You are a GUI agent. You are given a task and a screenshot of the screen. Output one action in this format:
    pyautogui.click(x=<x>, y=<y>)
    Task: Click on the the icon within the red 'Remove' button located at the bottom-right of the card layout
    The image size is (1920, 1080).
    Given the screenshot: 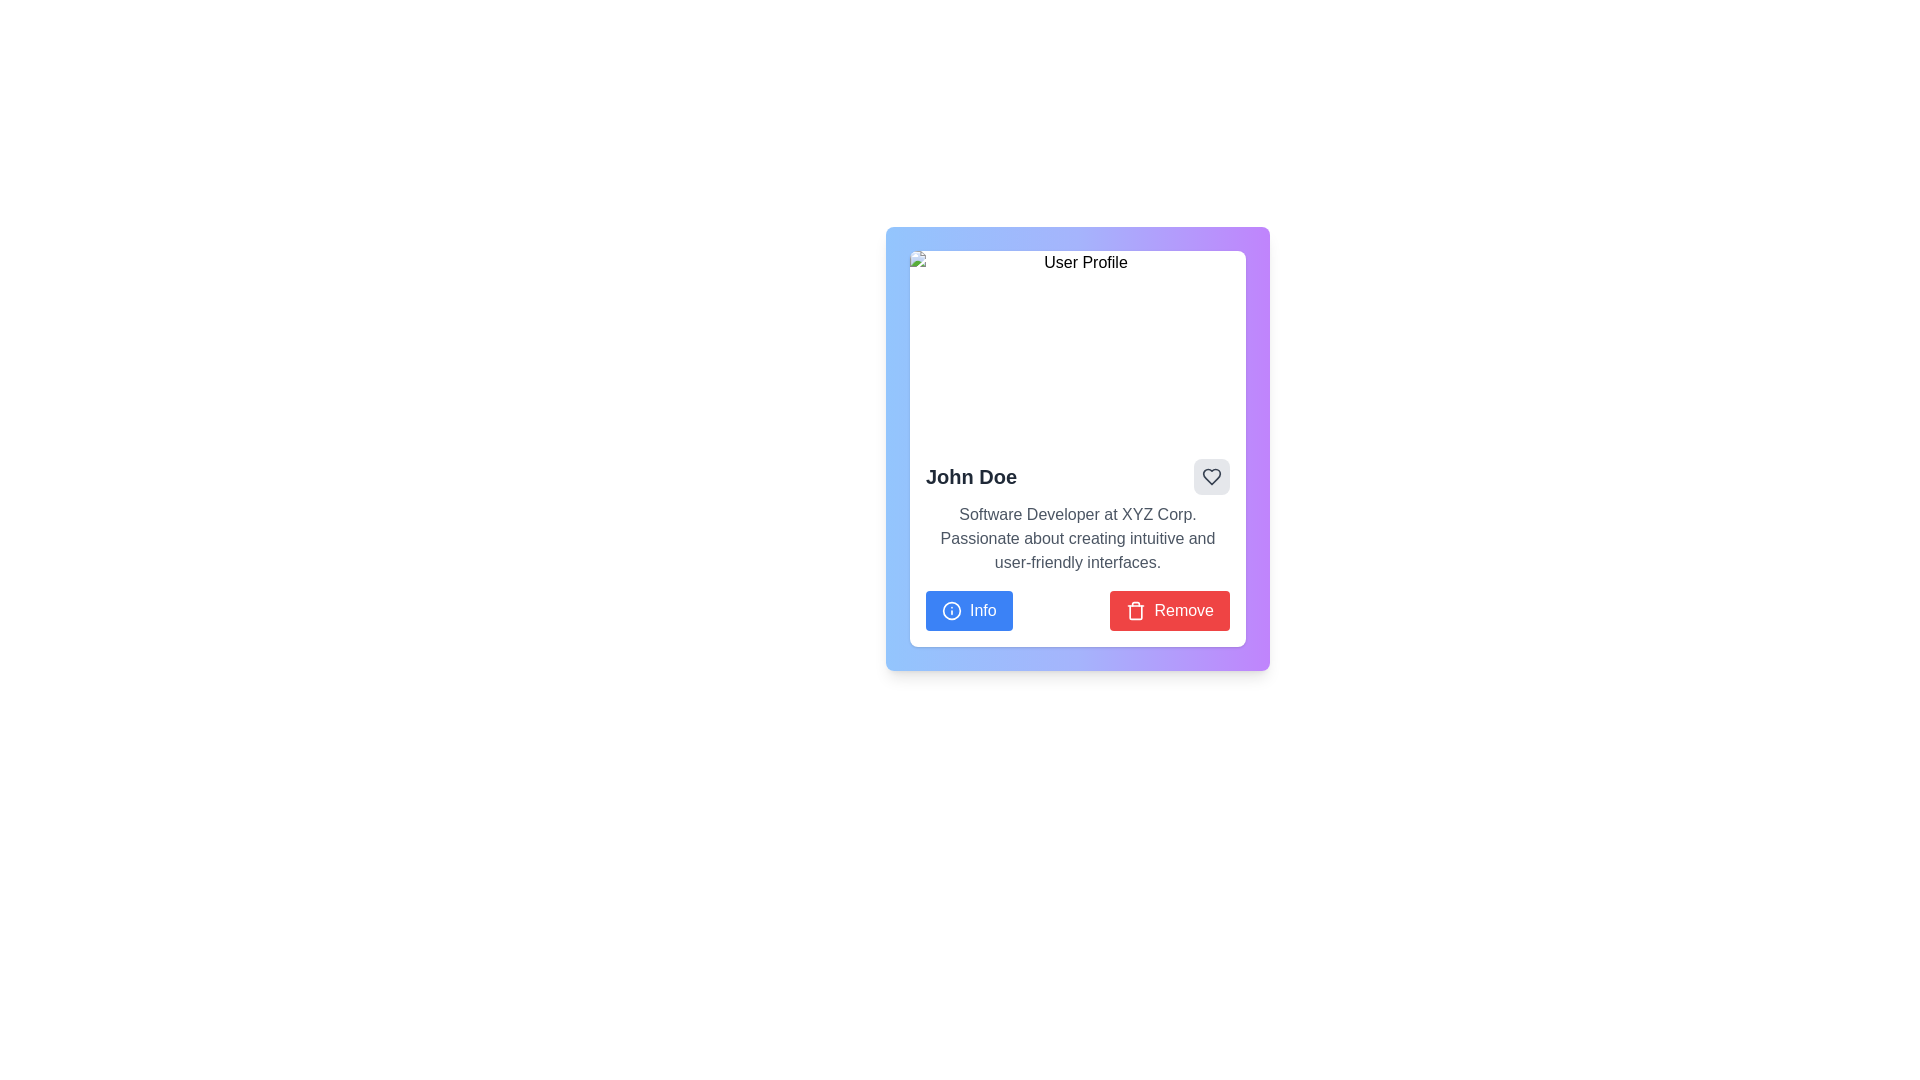 What is the action you would take?
    pyautogui.click(x=1136, y=609)
    